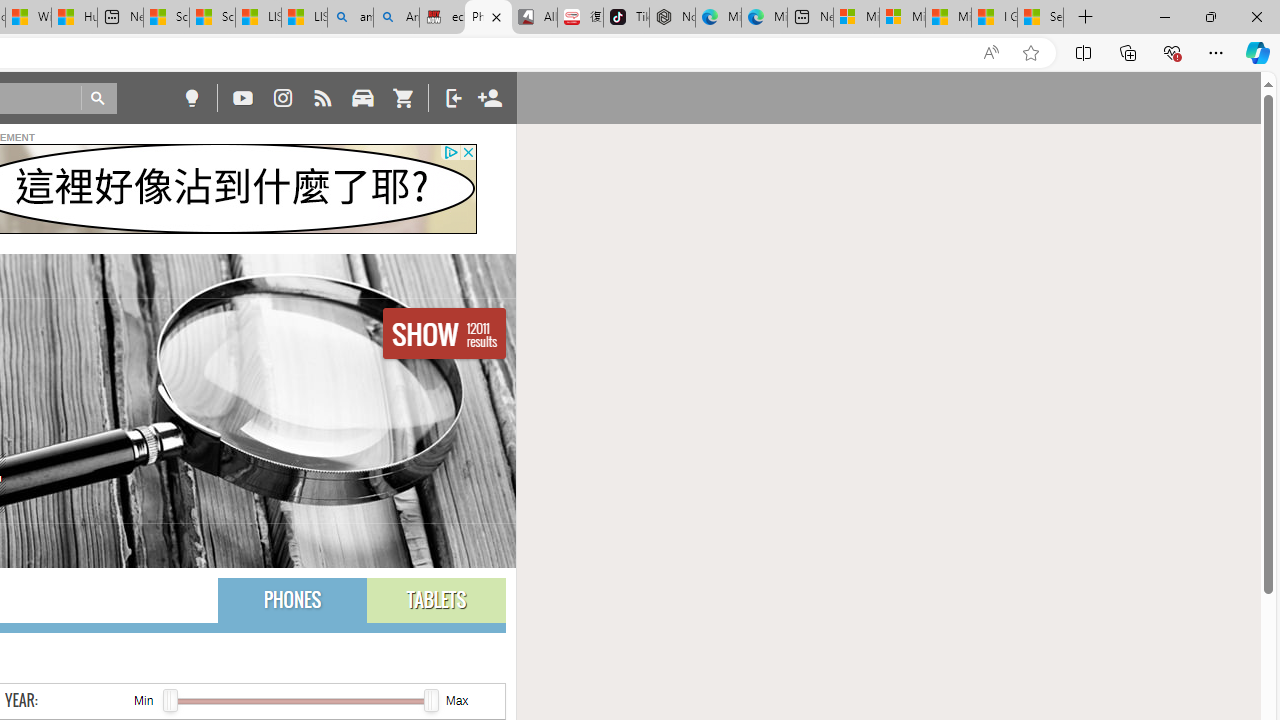  Describe the element at coordinates (488, 17) in the screenshot. I see `'Phone Finder - search for a phone by feature - GSMArena.com'` at that location.